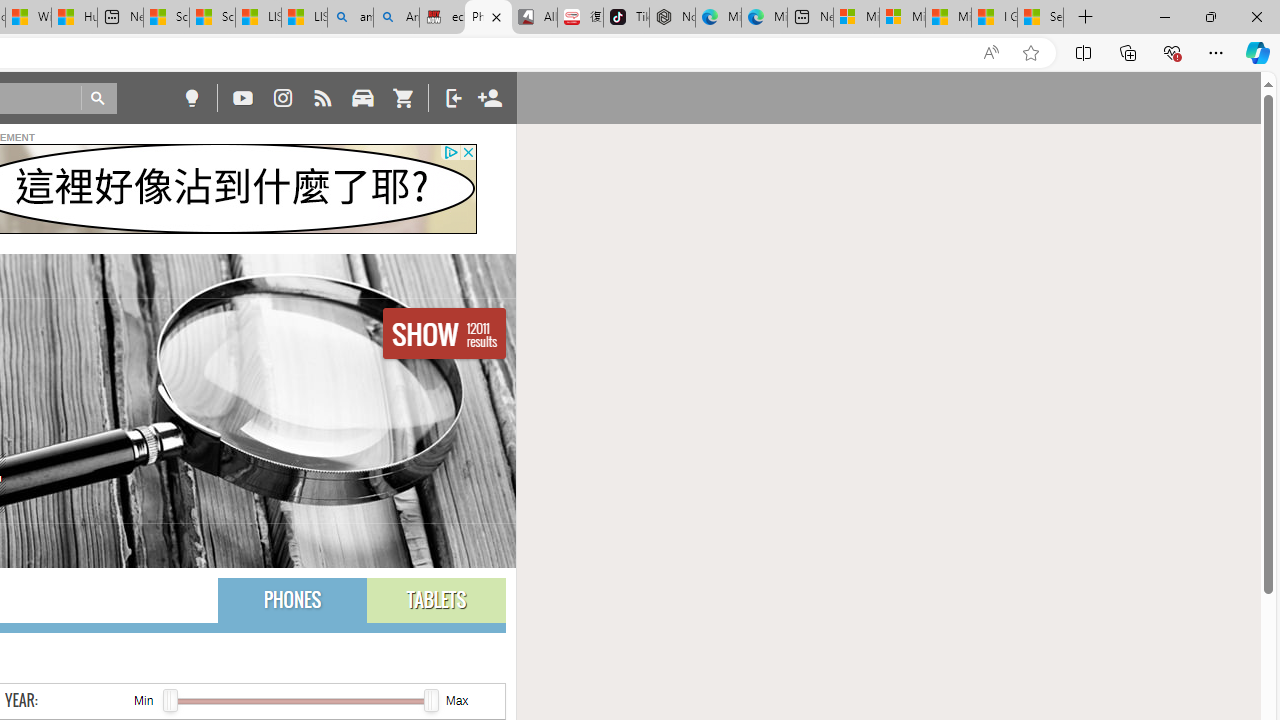  Describe the element at coordinates (488, 17) in the screenshot. I see `'Phone Finder - search for a phone by feature - GSMArena.com'` at that location.